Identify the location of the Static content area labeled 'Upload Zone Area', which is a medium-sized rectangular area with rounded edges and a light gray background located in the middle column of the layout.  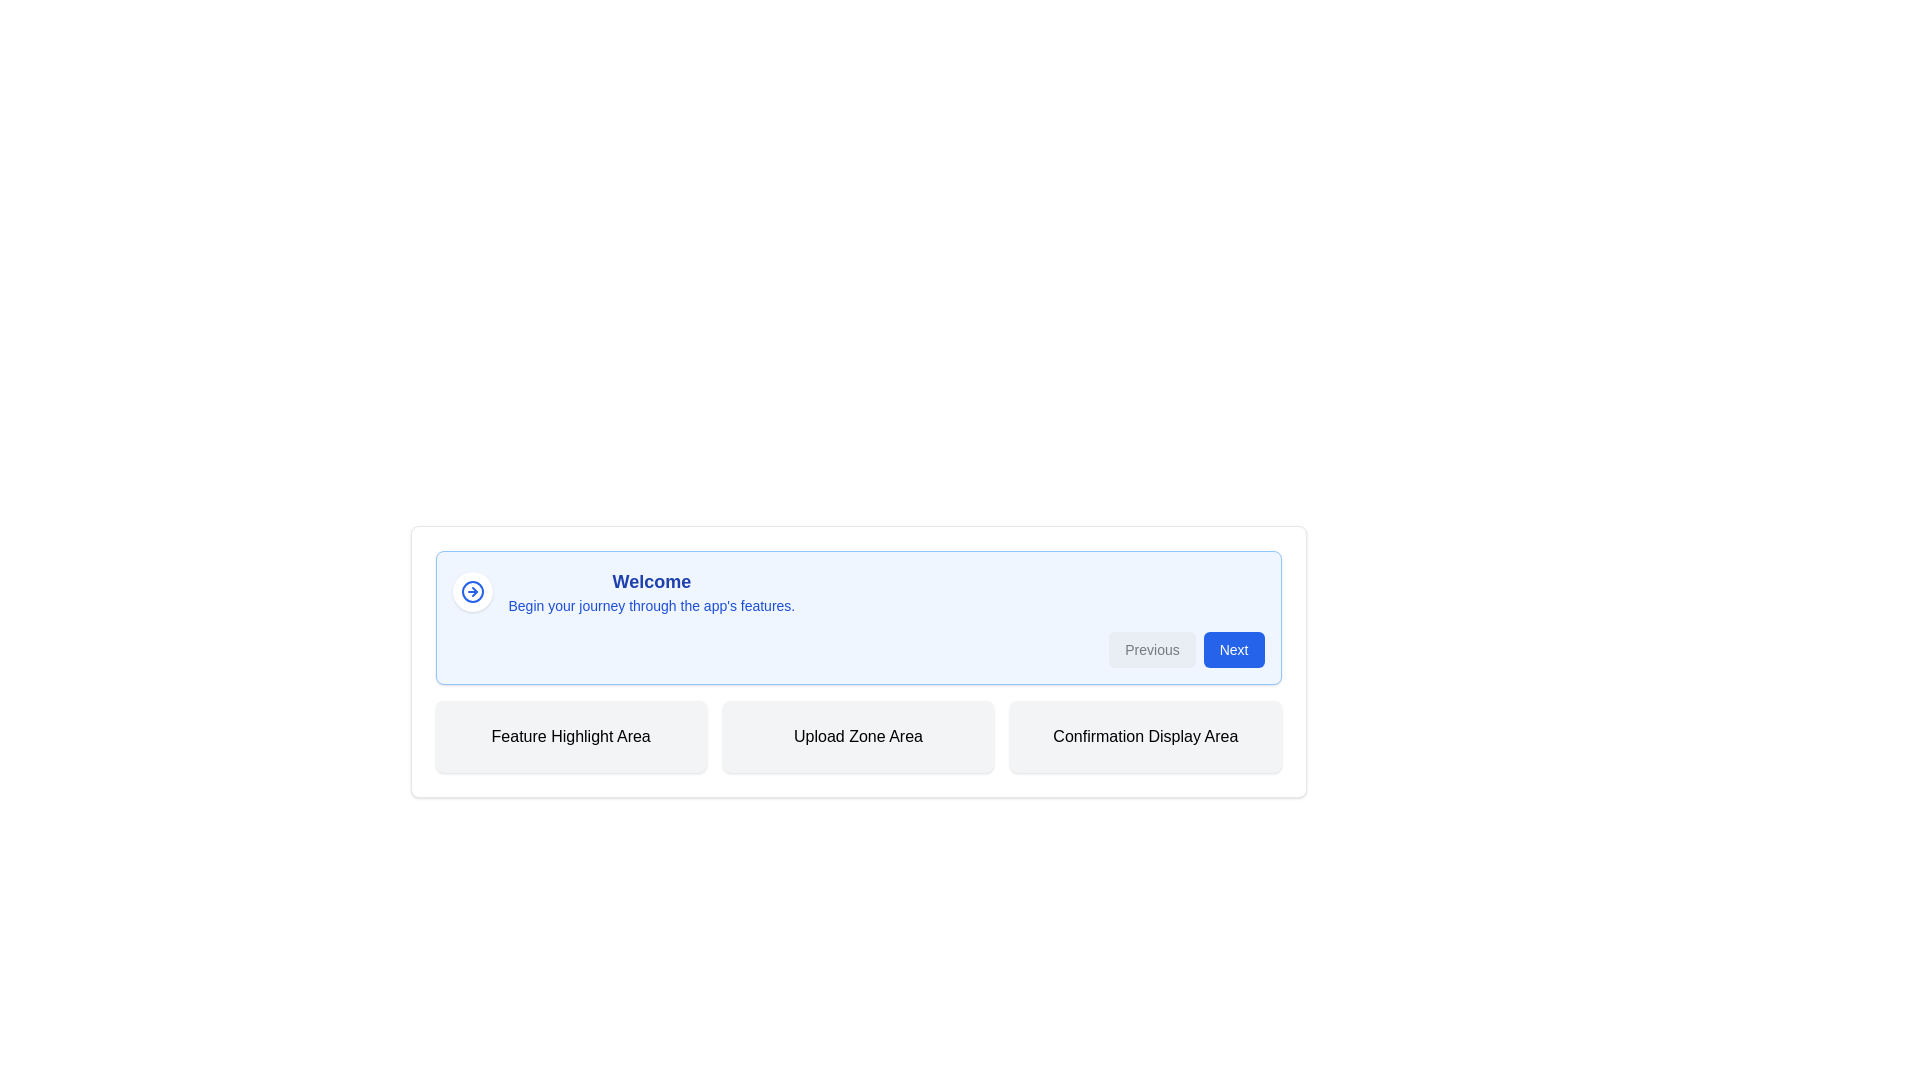
(858, 736).